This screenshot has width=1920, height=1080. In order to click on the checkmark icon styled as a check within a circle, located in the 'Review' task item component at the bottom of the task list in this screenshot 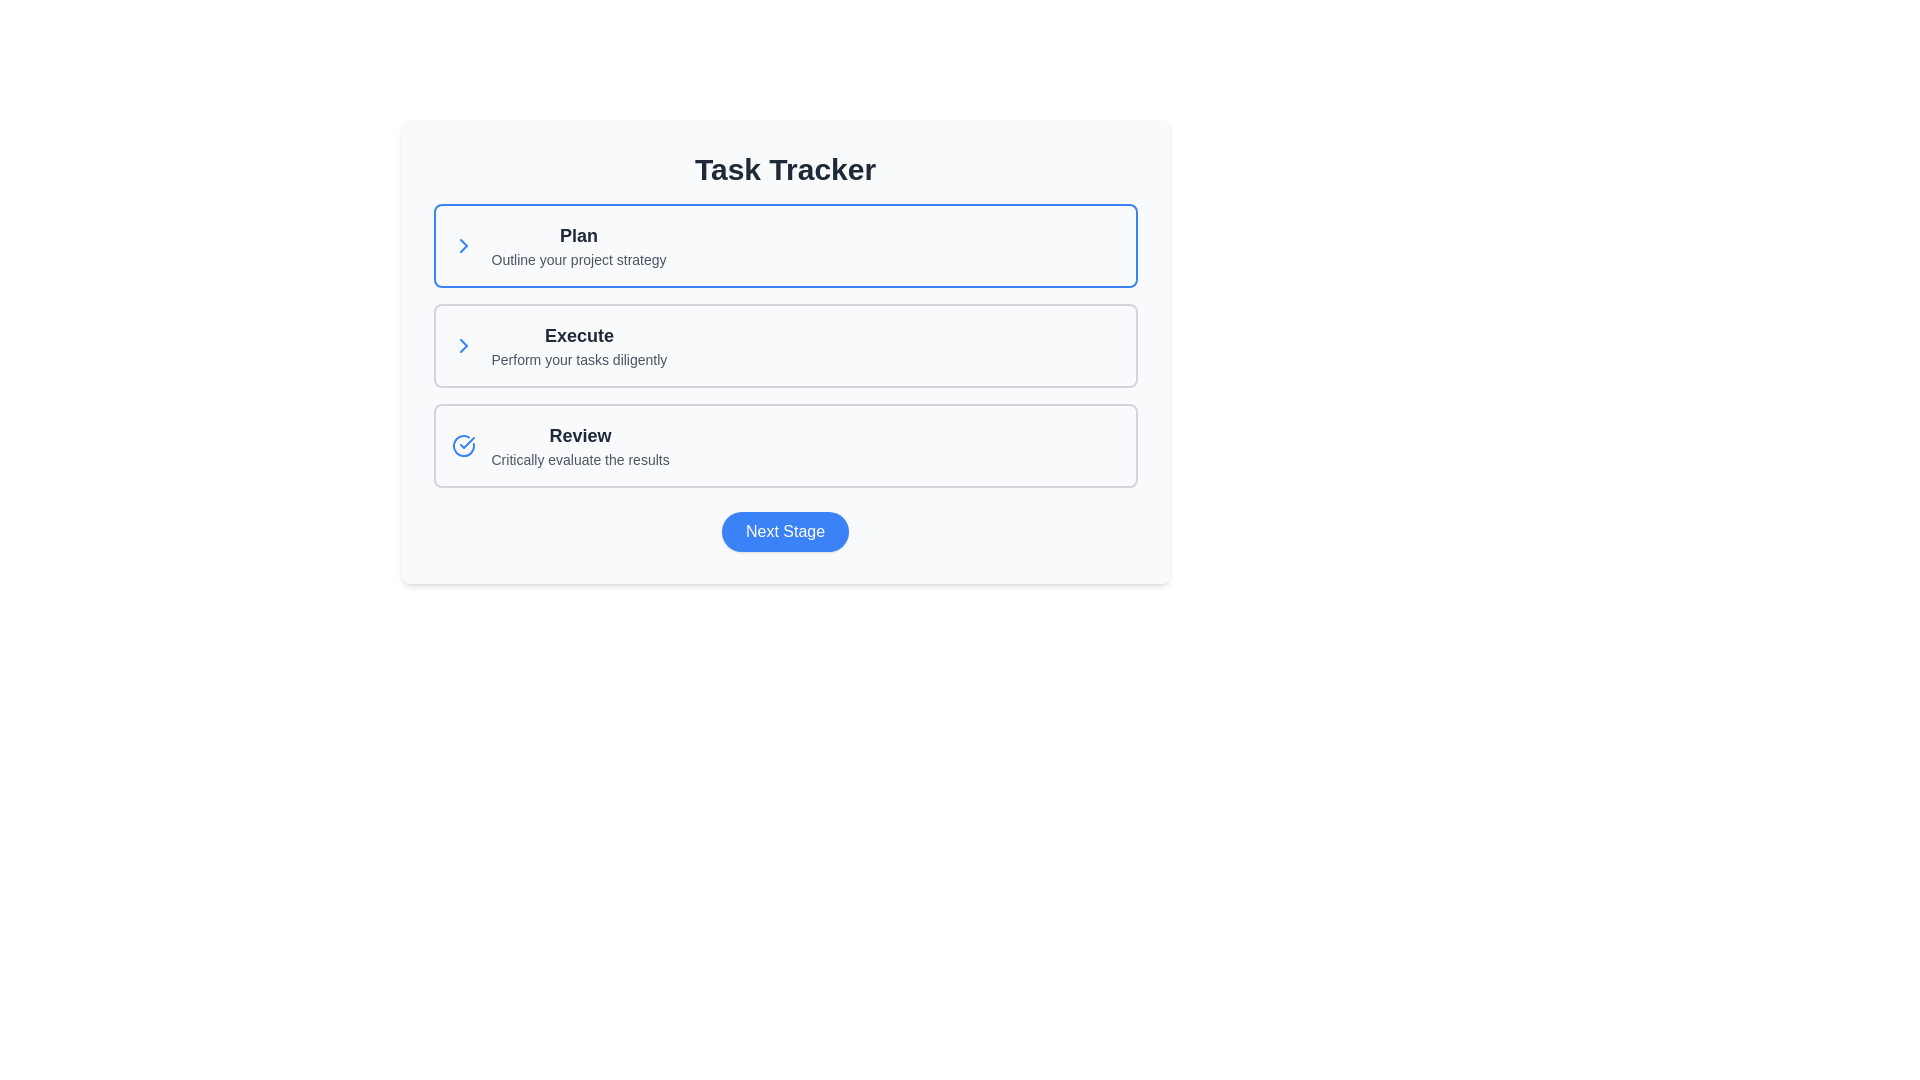, I will do `click(465, 442)`.